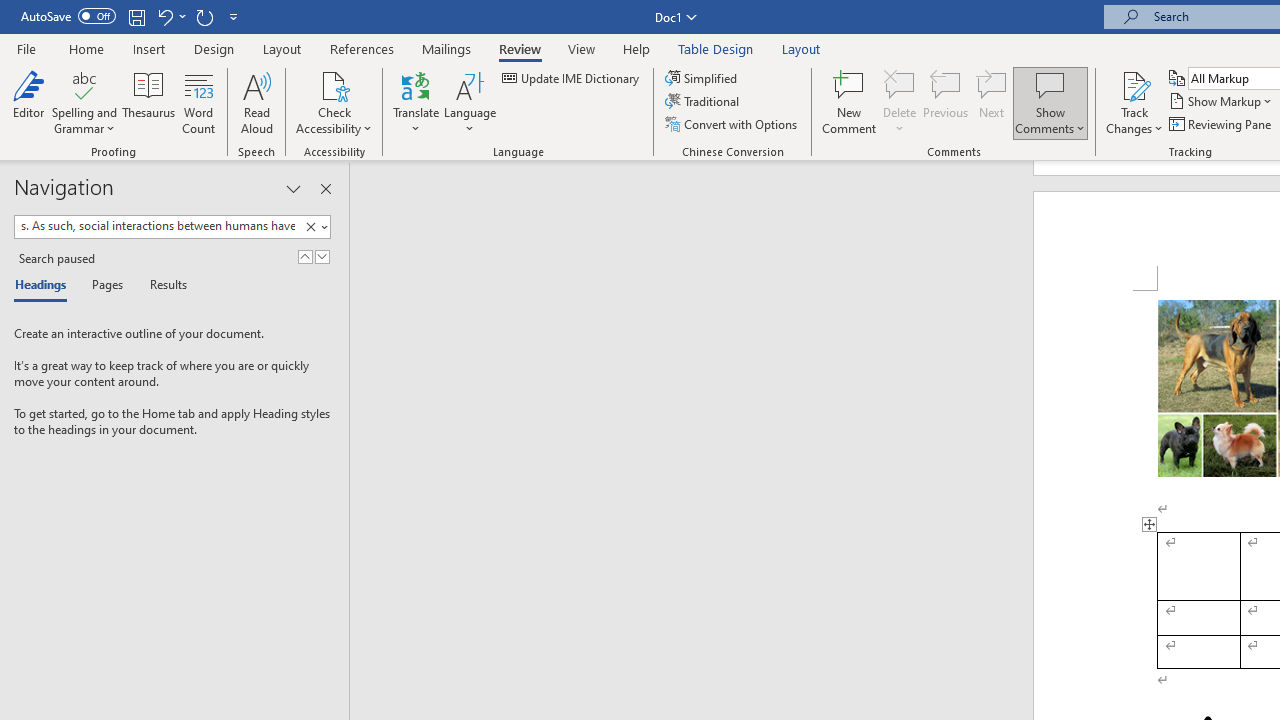  What do you see at coordinates (1049, 84) in the screenshot?
I see `'Show Comments'` at bounding box center [1049, 84].